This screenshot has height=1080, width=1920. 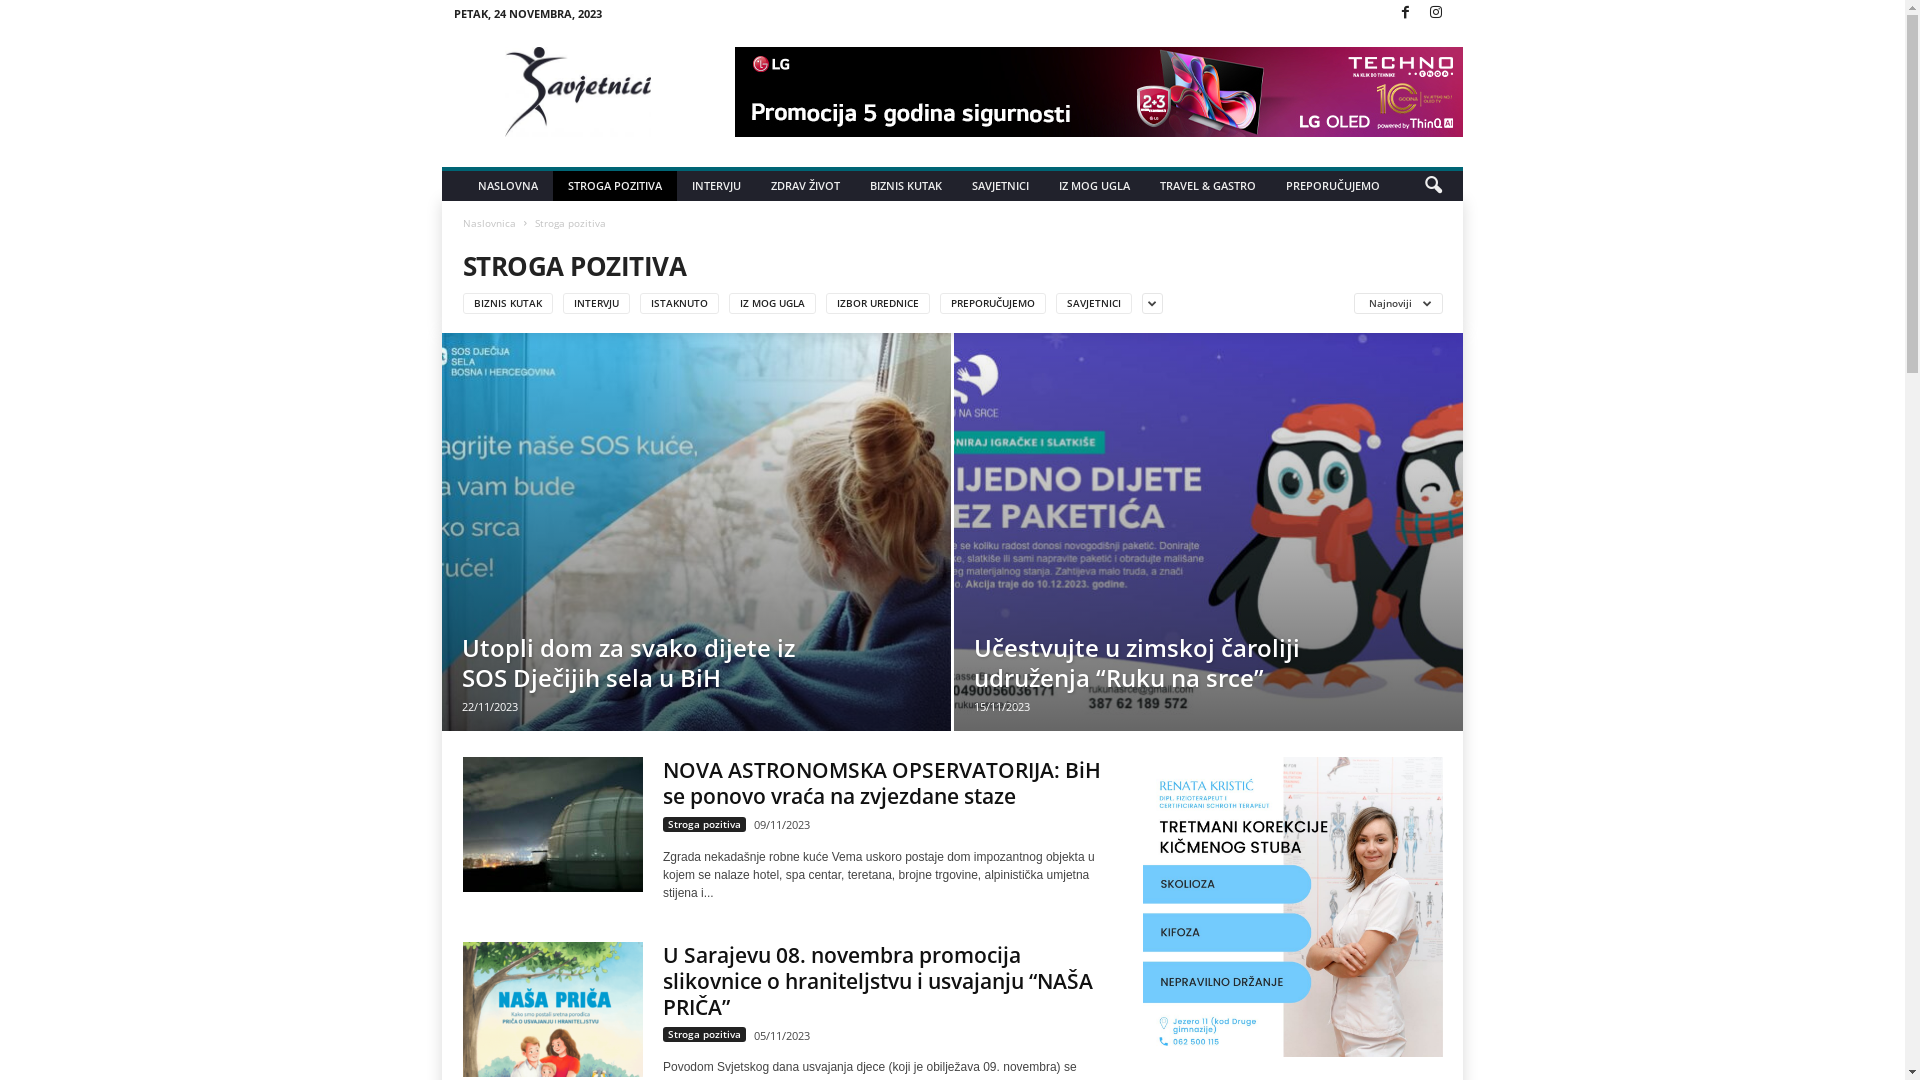 I want to click on 'NASLOVNA', so click(x=508, y=185).